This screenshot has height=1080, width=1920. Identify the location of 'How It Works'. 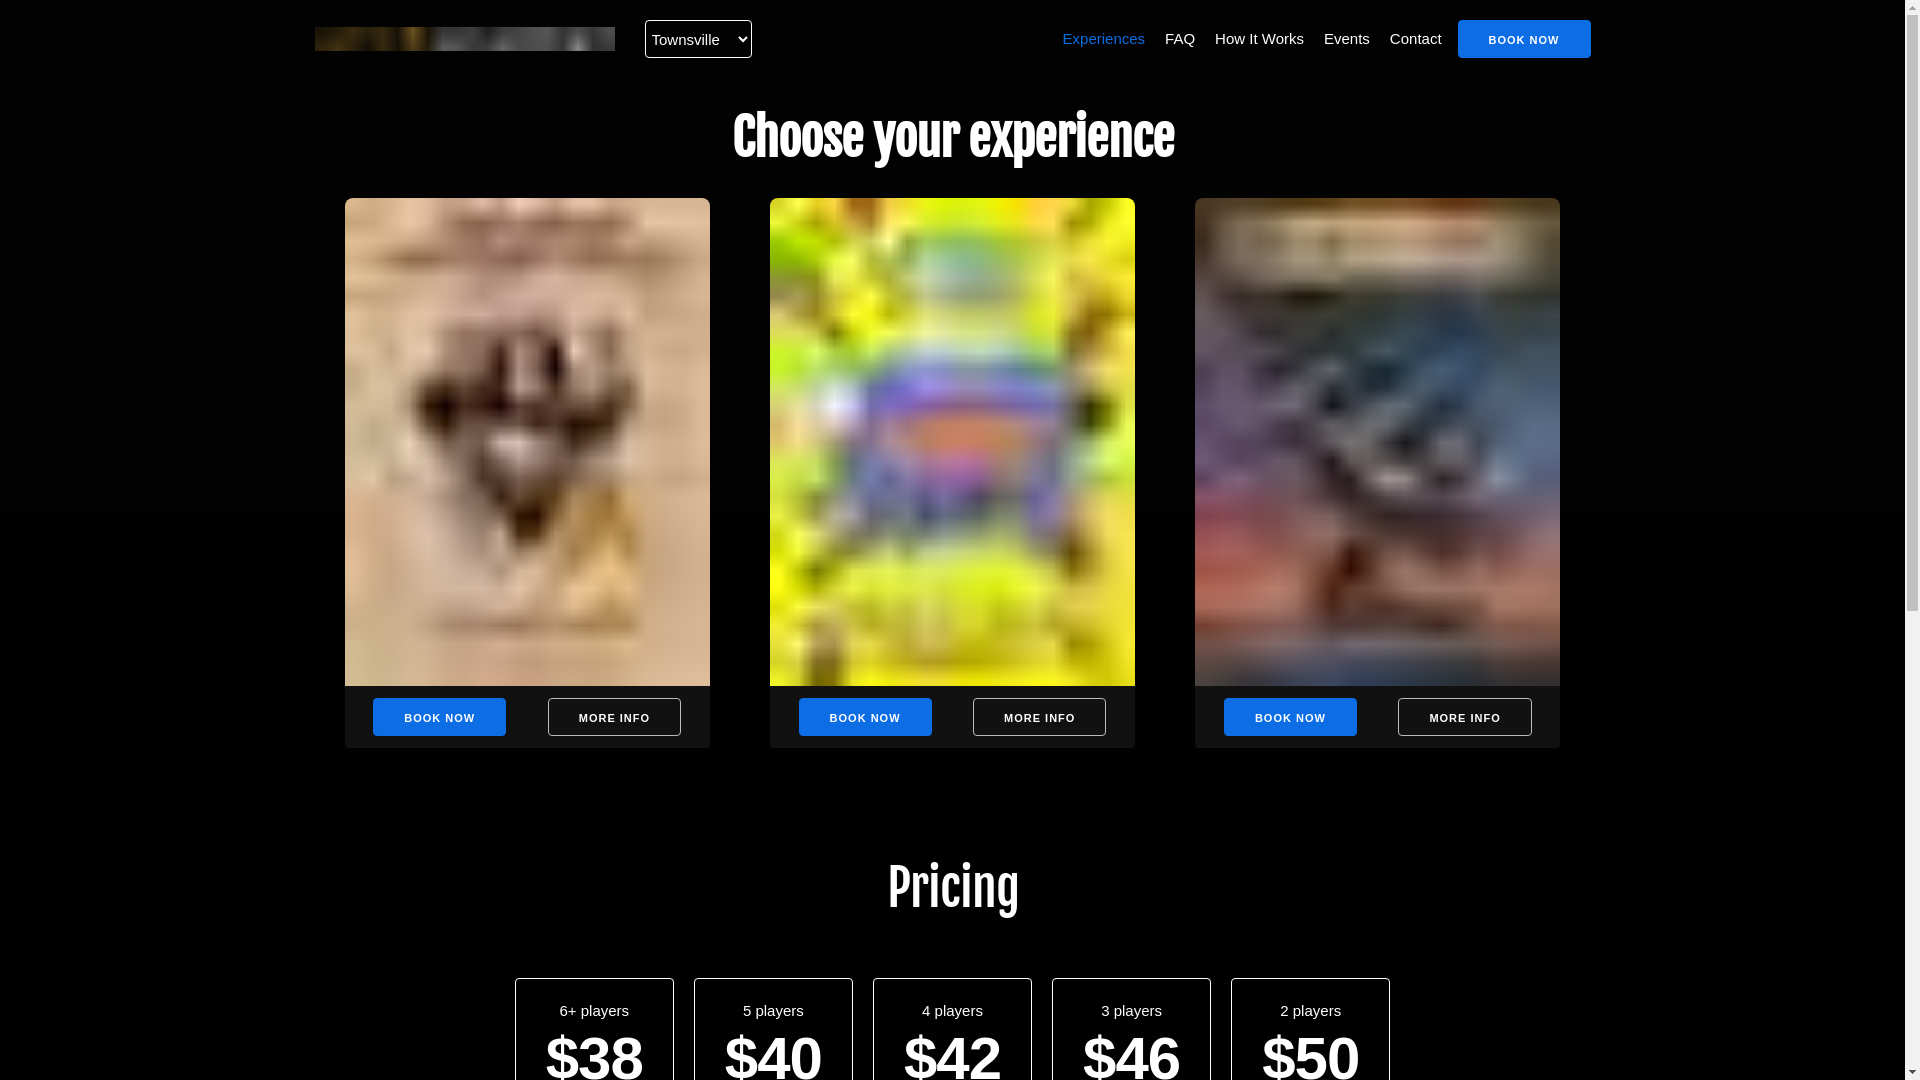
(1209, 38).